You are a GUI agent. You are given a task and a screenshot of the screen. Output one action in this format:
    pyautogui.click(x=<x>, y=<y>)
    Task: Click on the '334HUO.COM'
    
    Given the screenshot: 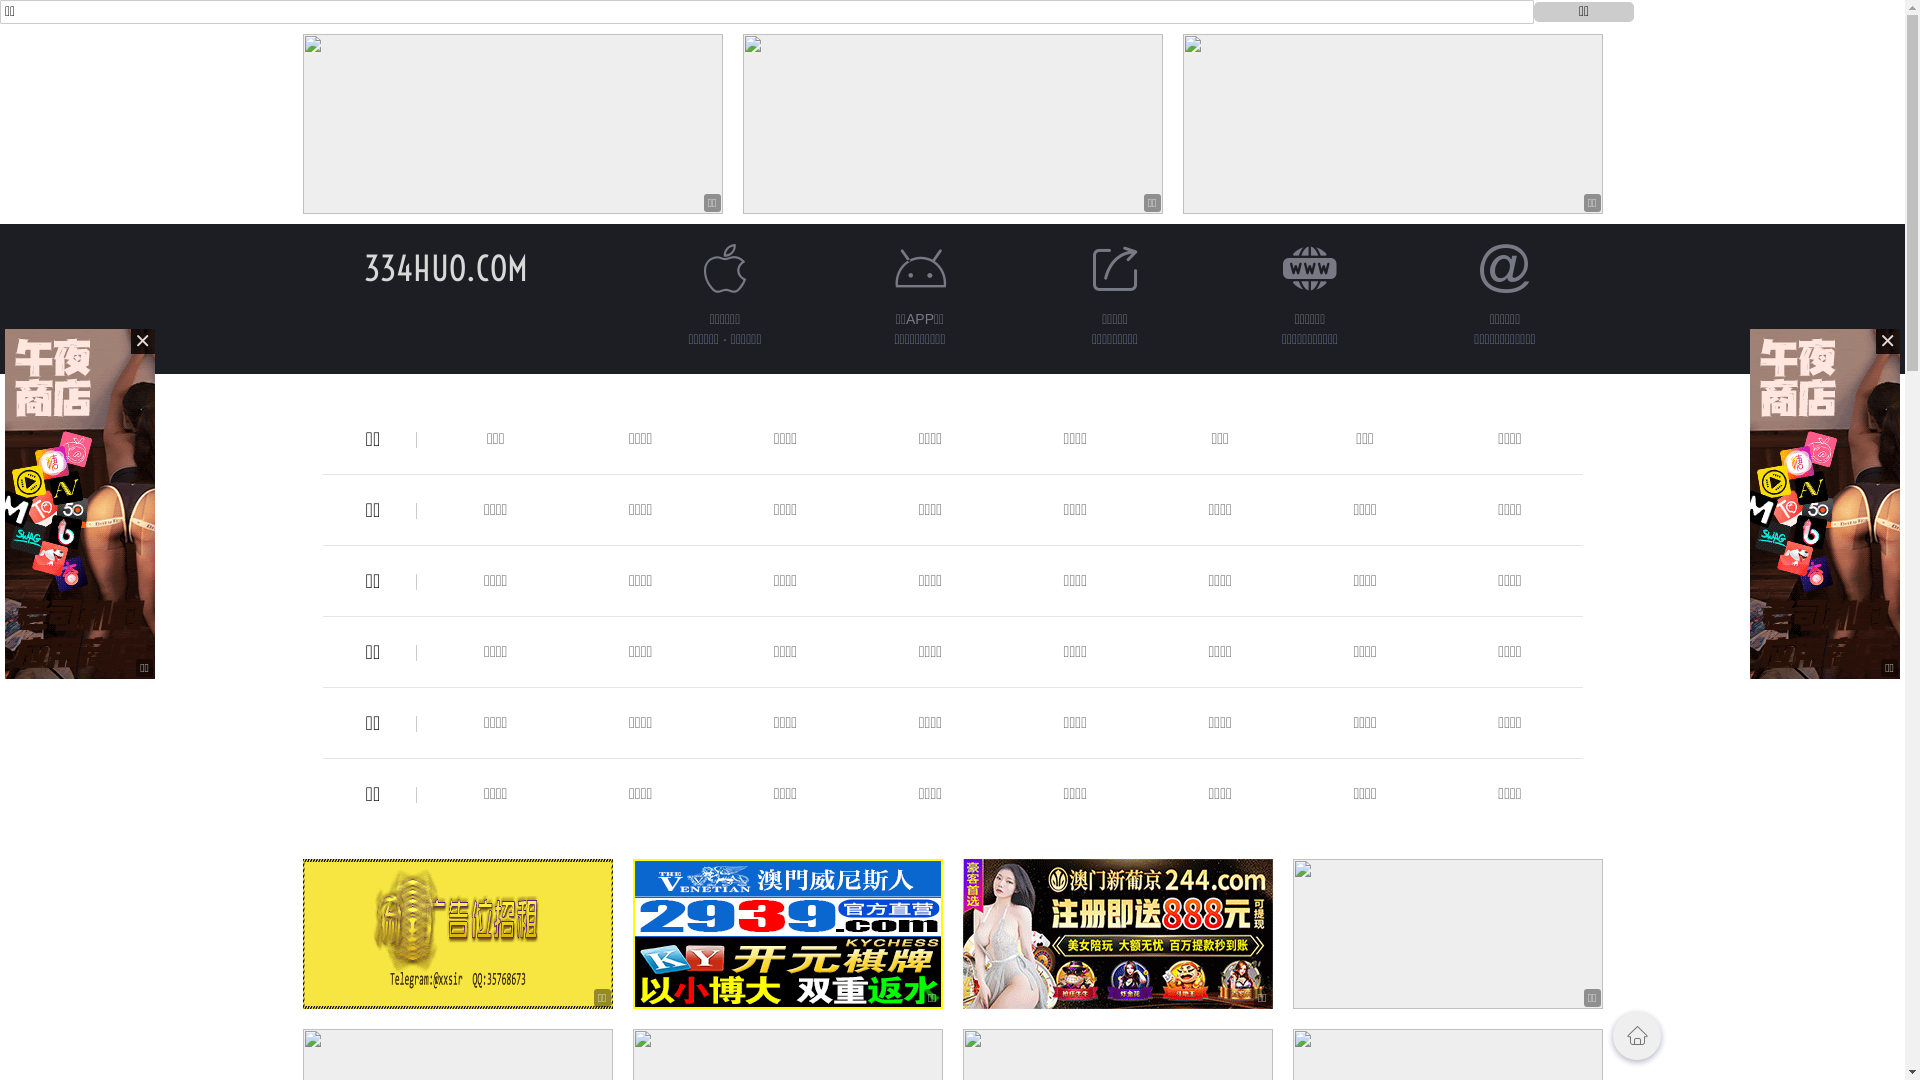 What is the action you would take?
    pyautogui.click(x=445, y=267)
    